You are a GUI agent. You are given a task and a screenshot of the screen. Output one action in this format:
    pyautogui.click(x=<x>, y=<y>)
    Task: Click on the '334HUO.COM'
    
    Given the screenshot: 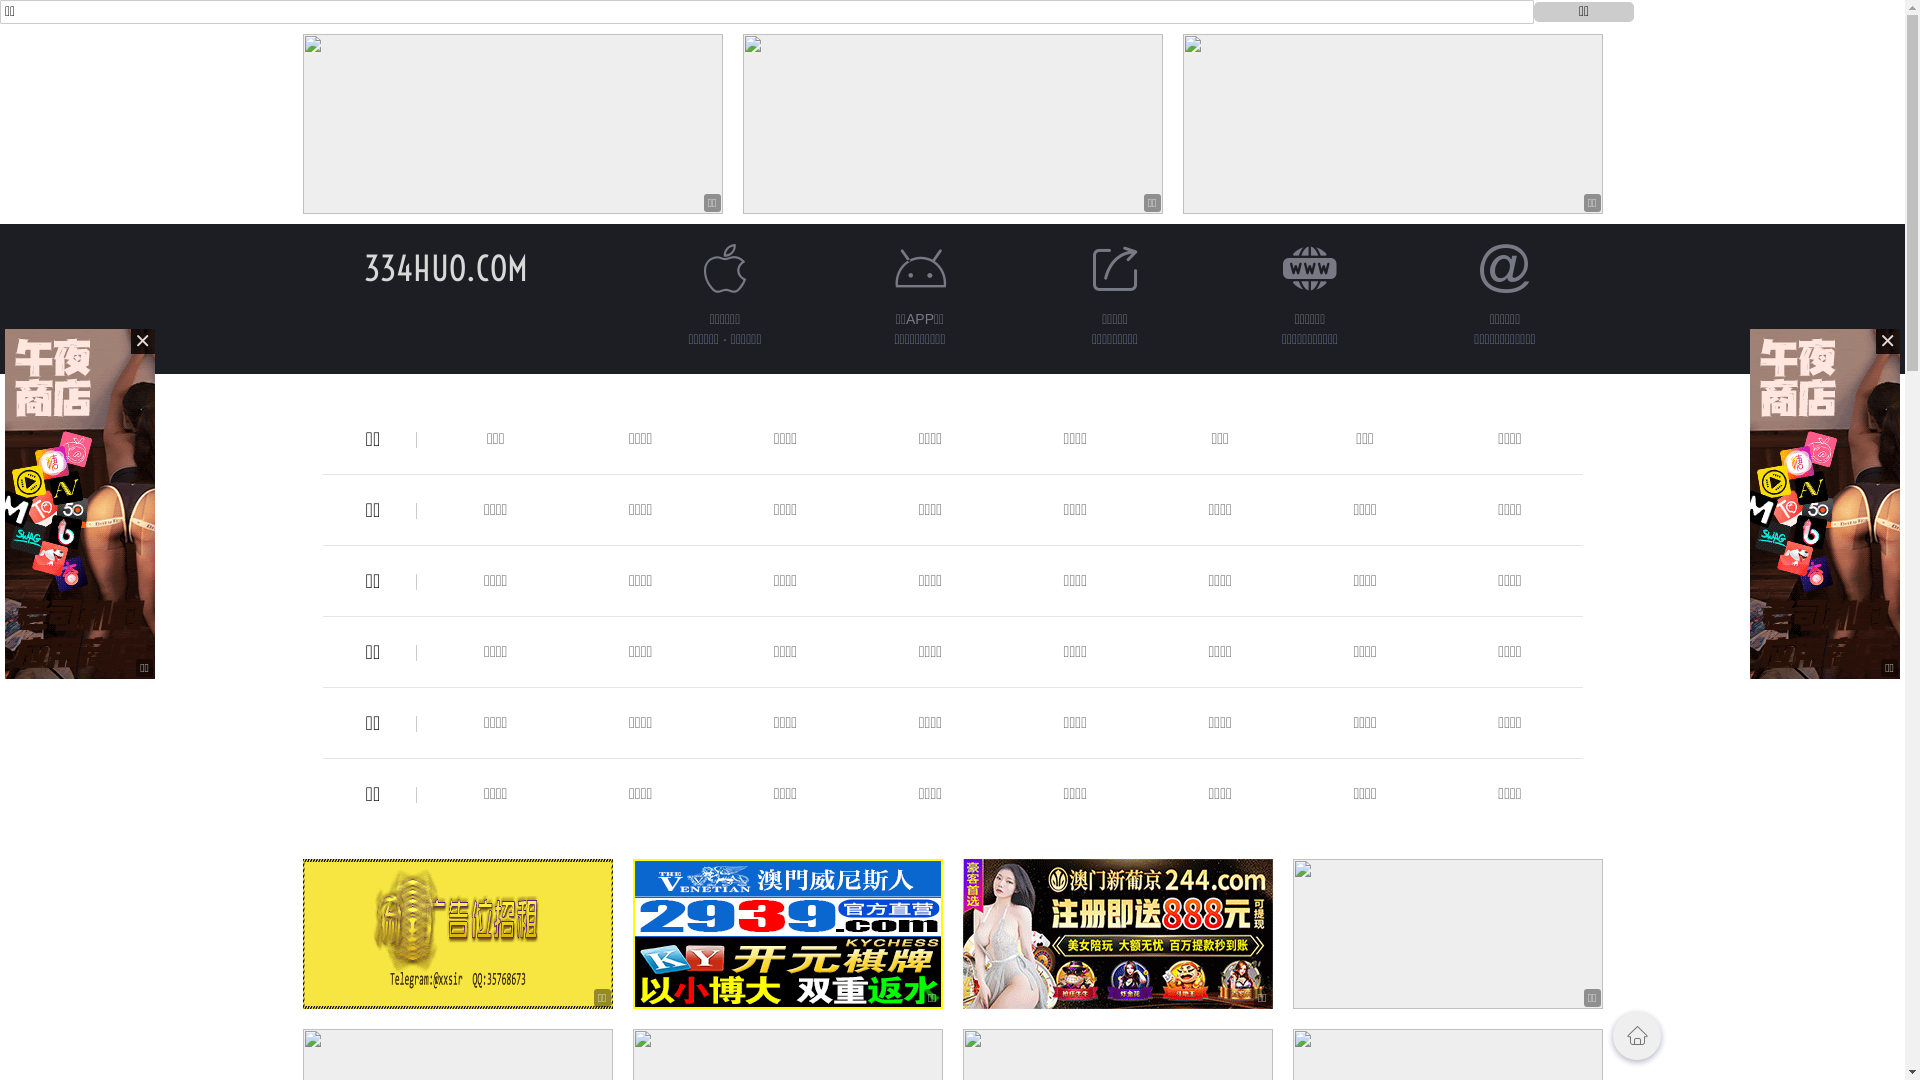 What is the action you would take?
    pyautogui.click(x=445, y=267)
    